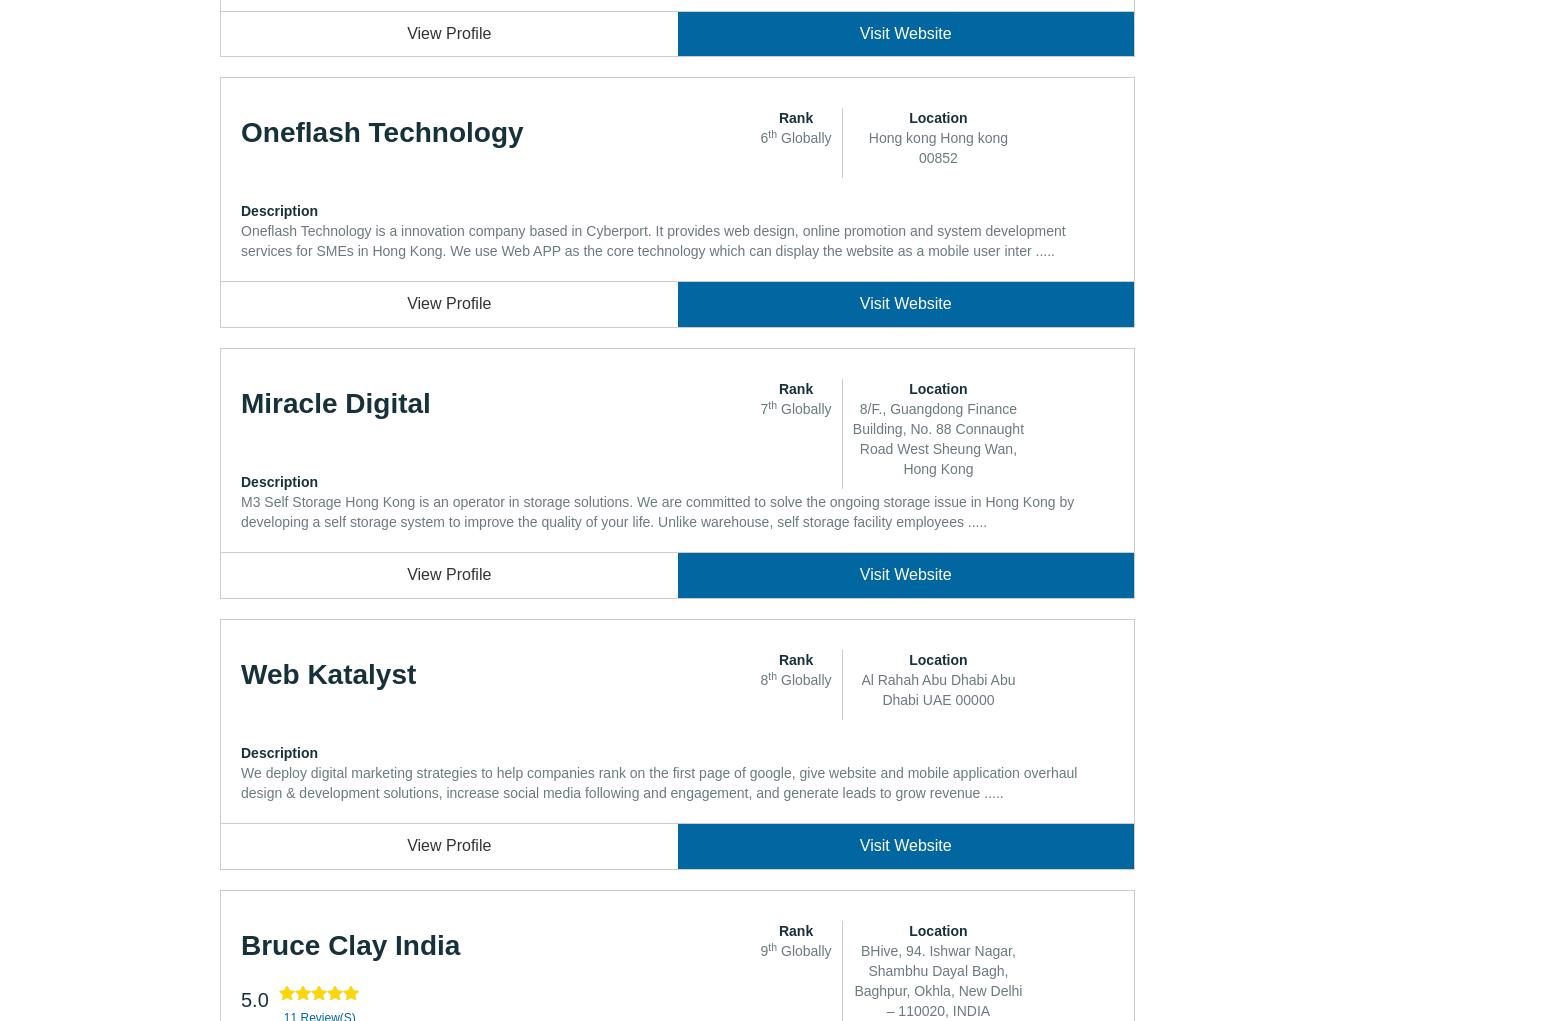 The image size is (1550, 1021). I want to click on 'Oneflash Technology', so click(381, 132).